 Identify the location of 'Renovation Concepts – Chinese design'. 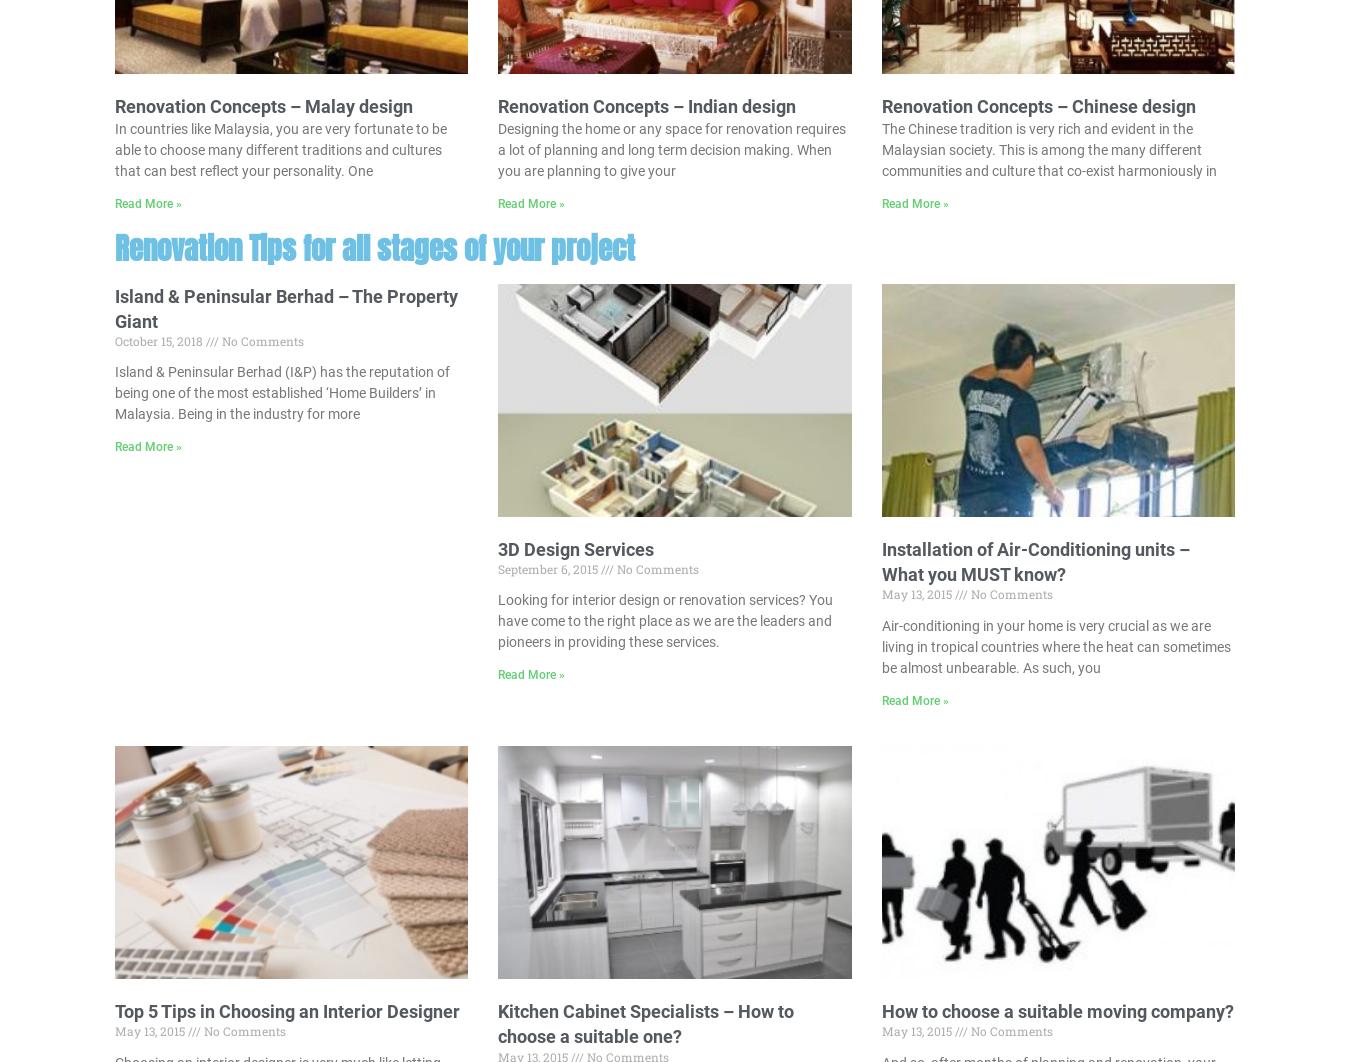
(1038, 105).